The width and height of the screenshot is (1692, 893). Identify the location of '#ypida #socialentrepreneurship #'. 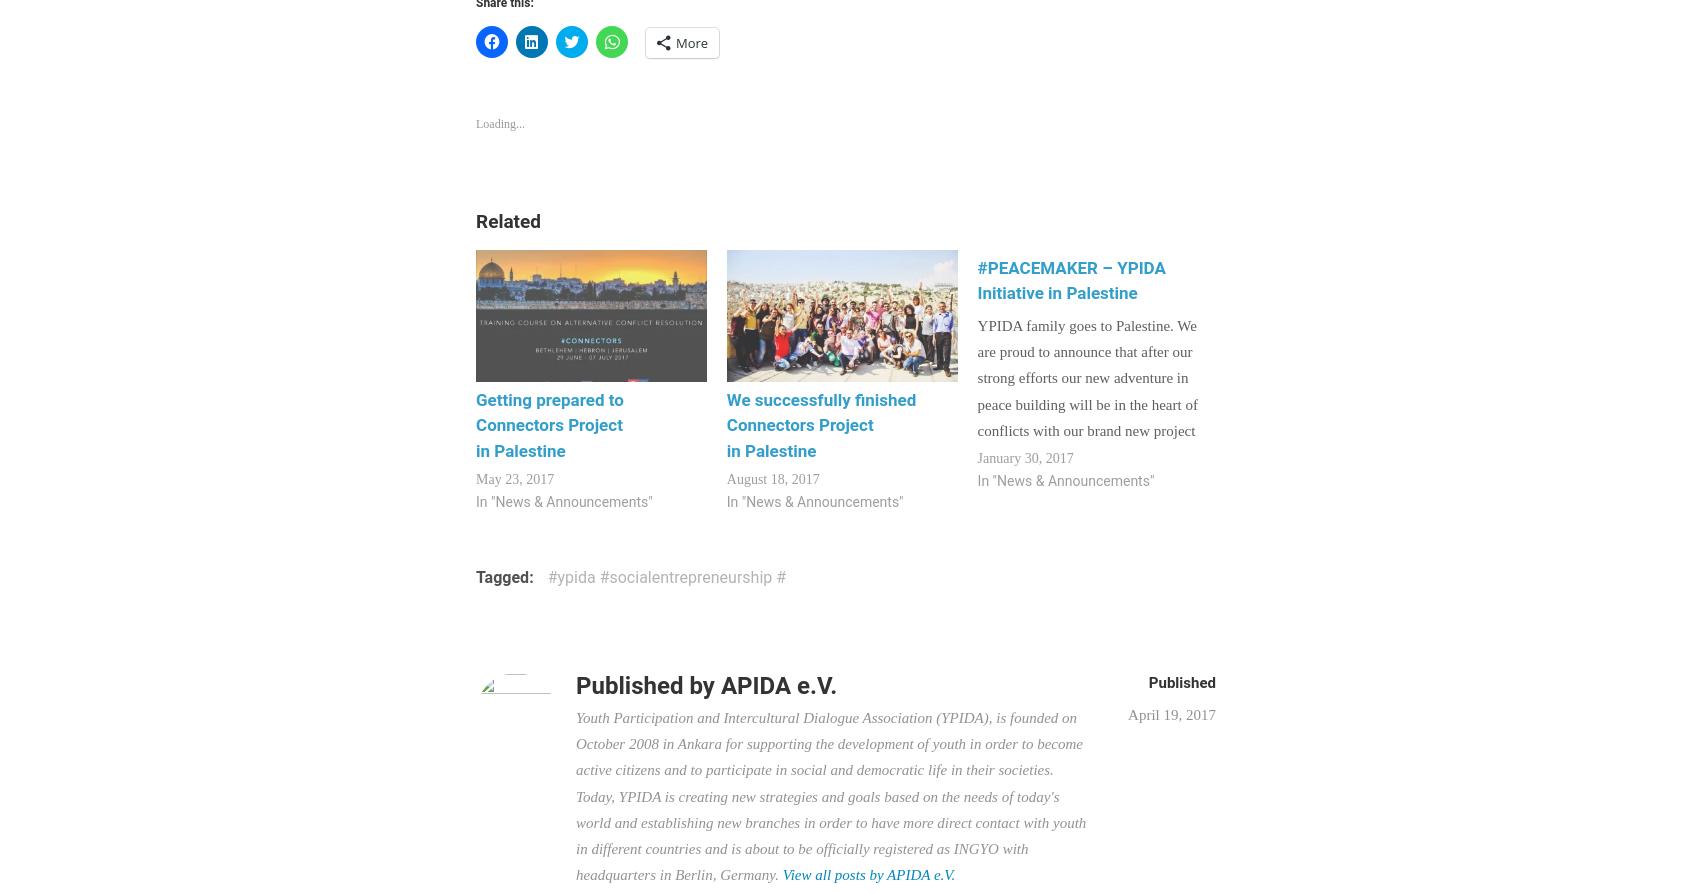
(547, 576).